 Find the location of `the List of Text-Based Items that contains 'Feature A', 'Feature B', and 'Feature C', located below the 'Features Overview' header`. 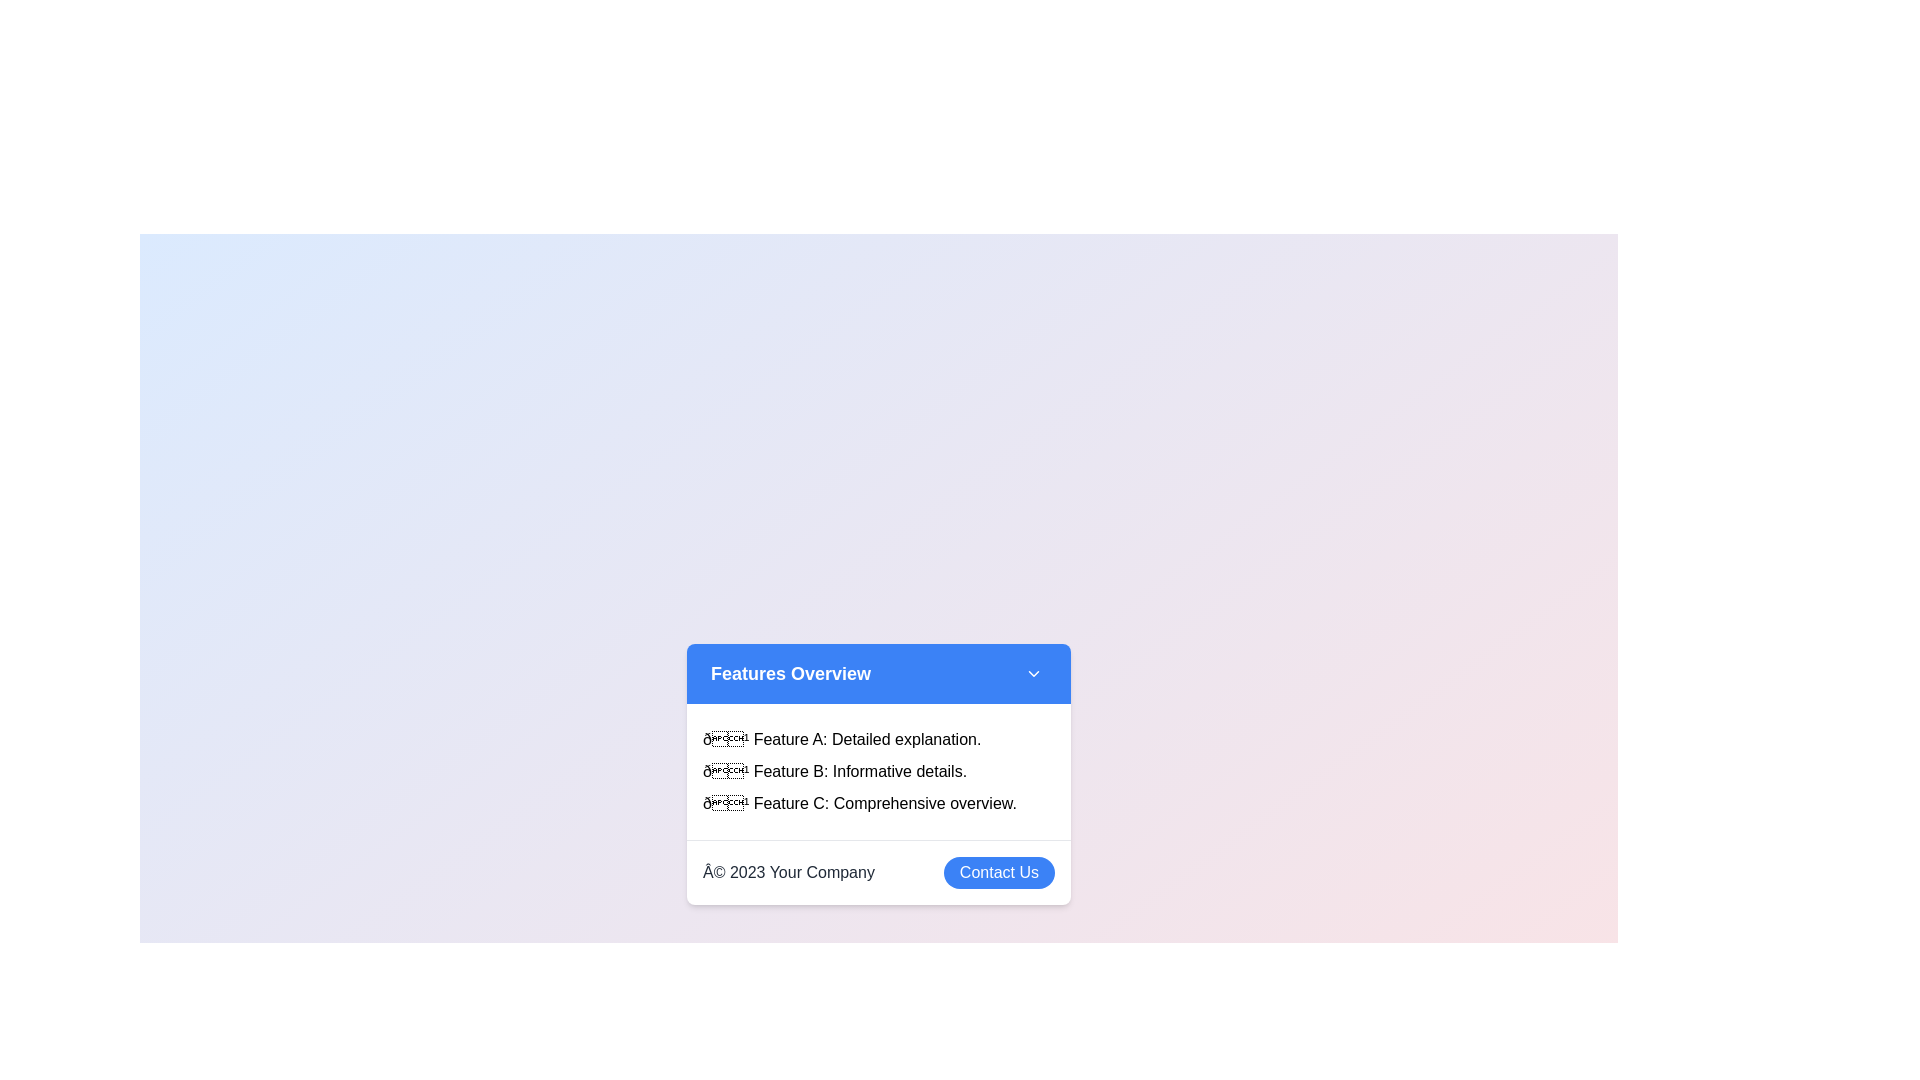

the List of Text-Based Items that contains 'Feature A', 'Feature B', and 'Feature C', located below the 'Features Overview' header is located at coordinates (878, 770).